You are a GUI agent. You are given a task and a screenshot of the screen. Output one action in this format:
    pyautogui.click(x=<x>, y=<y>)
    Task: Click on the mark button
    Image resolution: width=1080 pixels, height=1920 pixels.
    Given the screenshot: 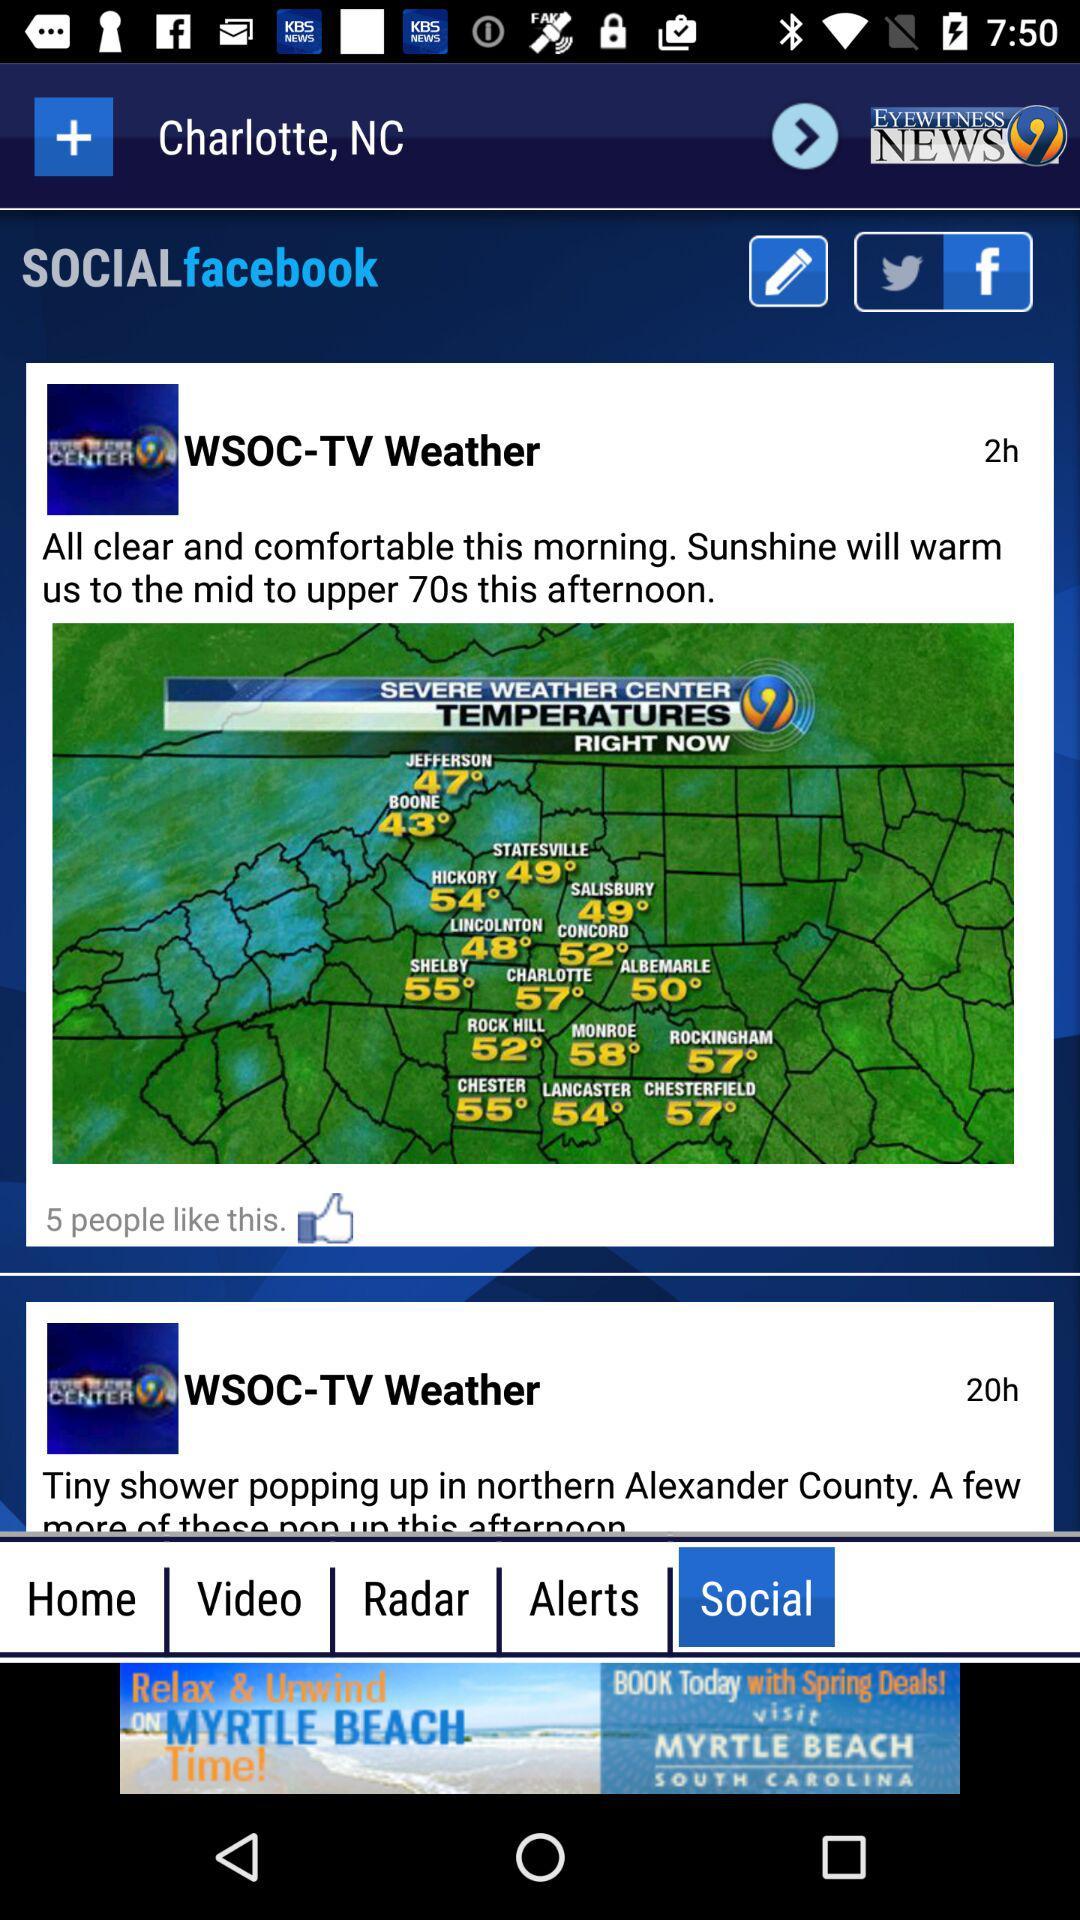 What is the action you would take?
    pyautogui.click(x=787, y=270)
    